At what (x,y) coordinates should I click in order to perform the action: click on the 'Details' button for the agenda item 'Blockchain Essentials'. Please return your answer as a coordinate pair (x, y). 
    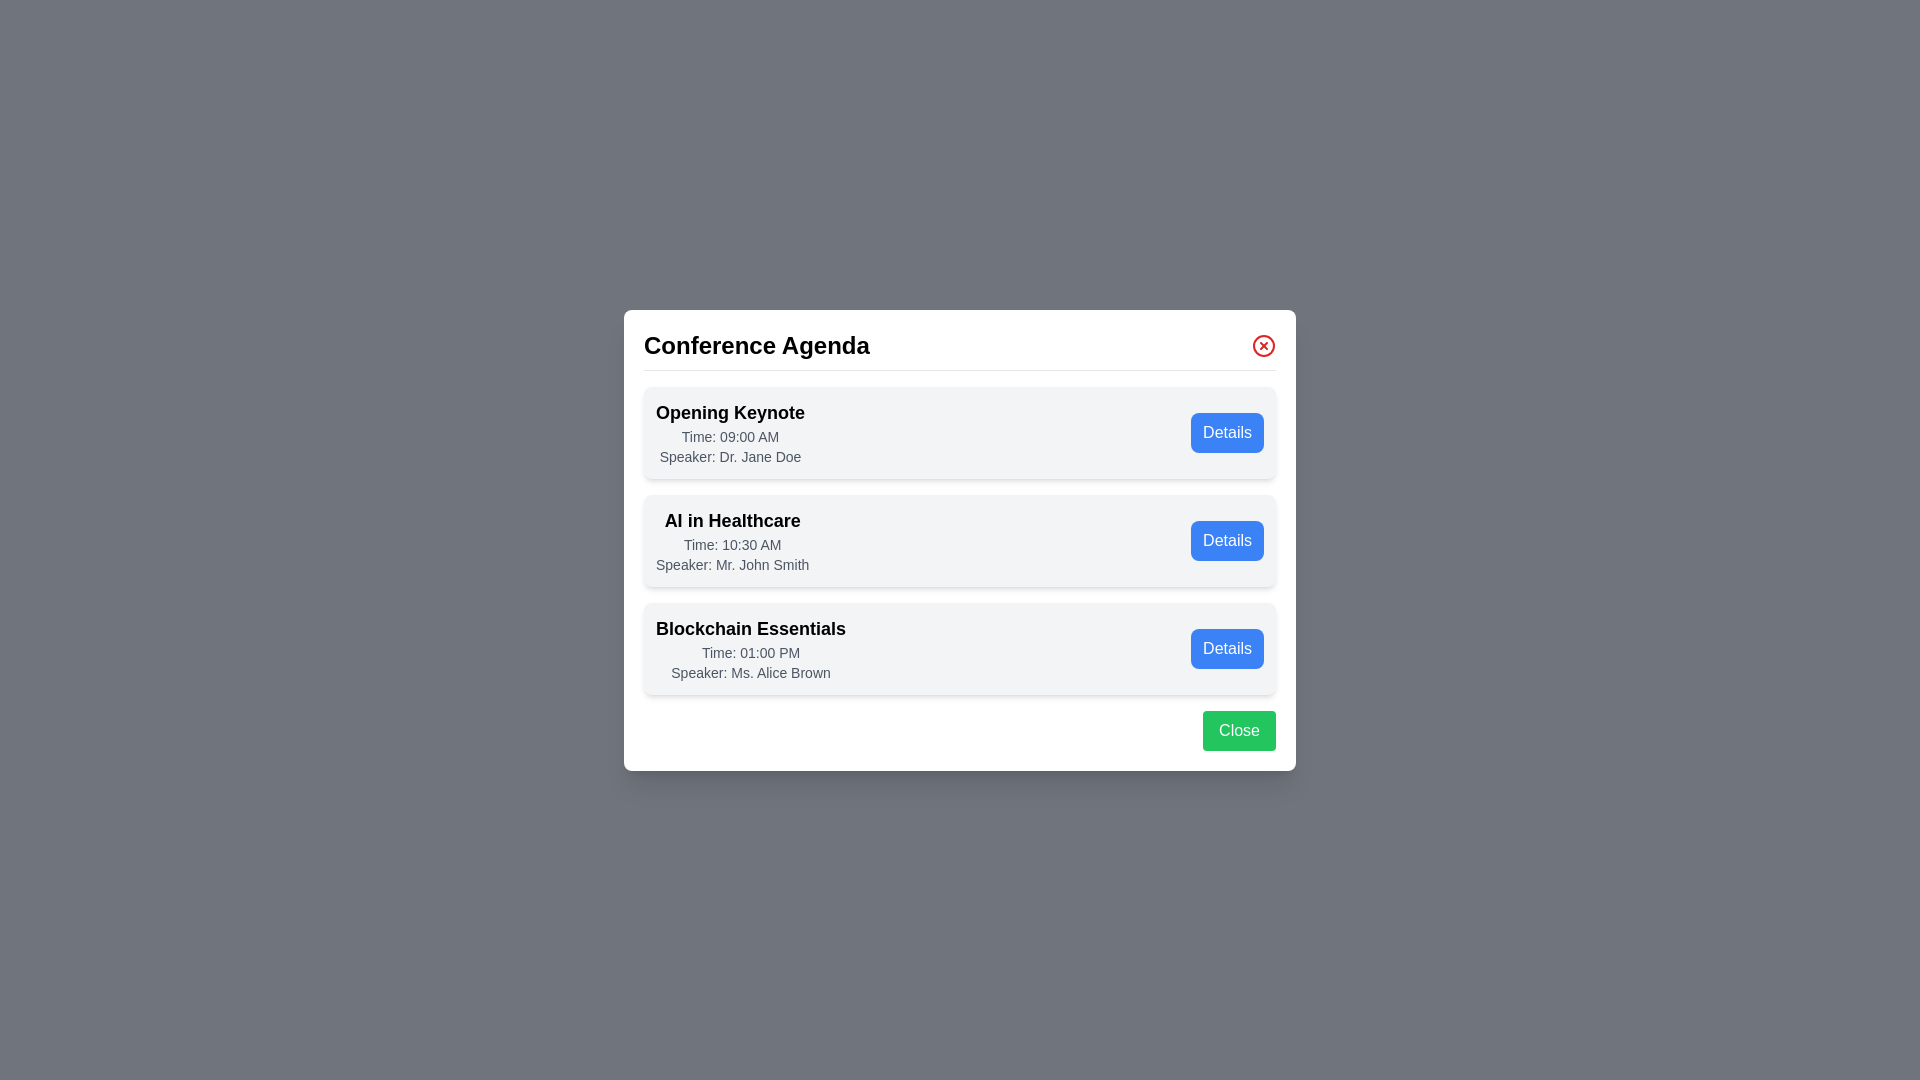
    Looking at the image, I should click on (1226, 648).